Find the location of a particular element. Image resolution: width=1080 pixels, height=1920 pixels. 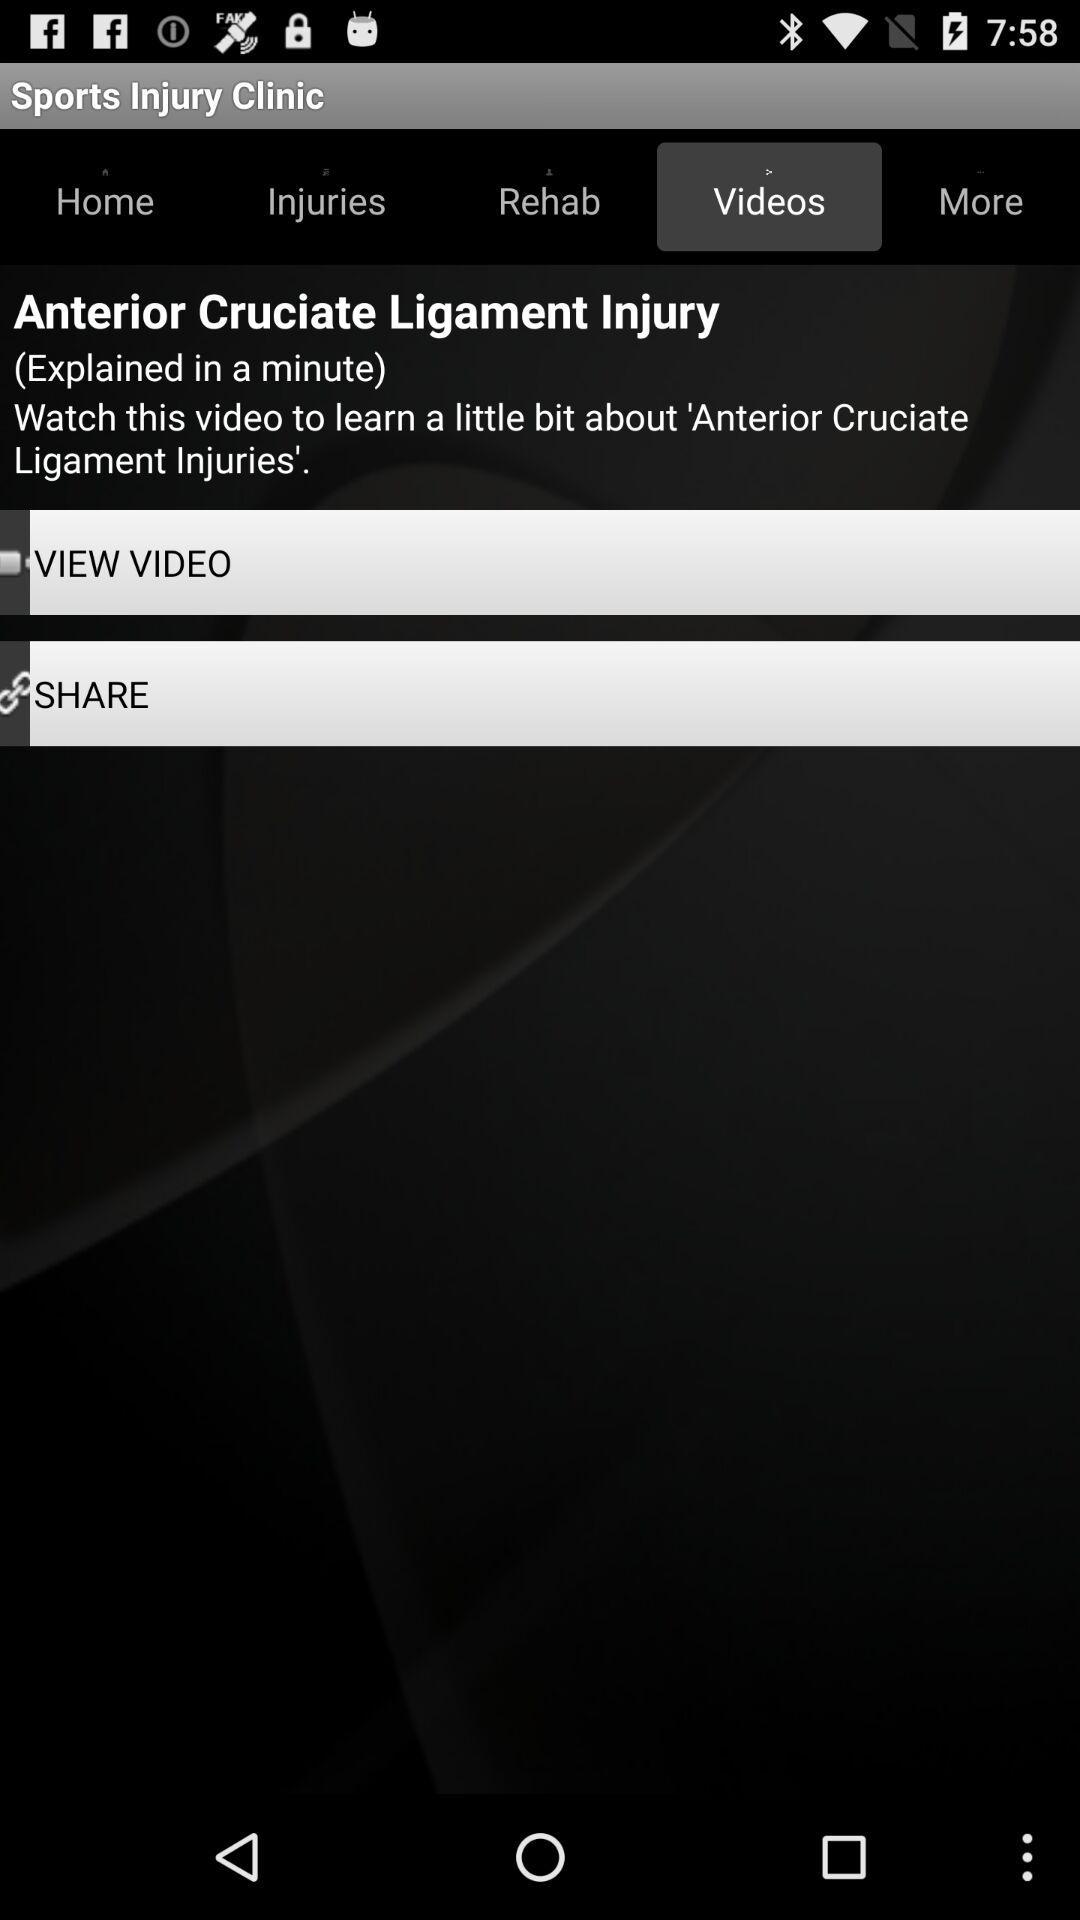

the home is located at coordinates (105, 196).